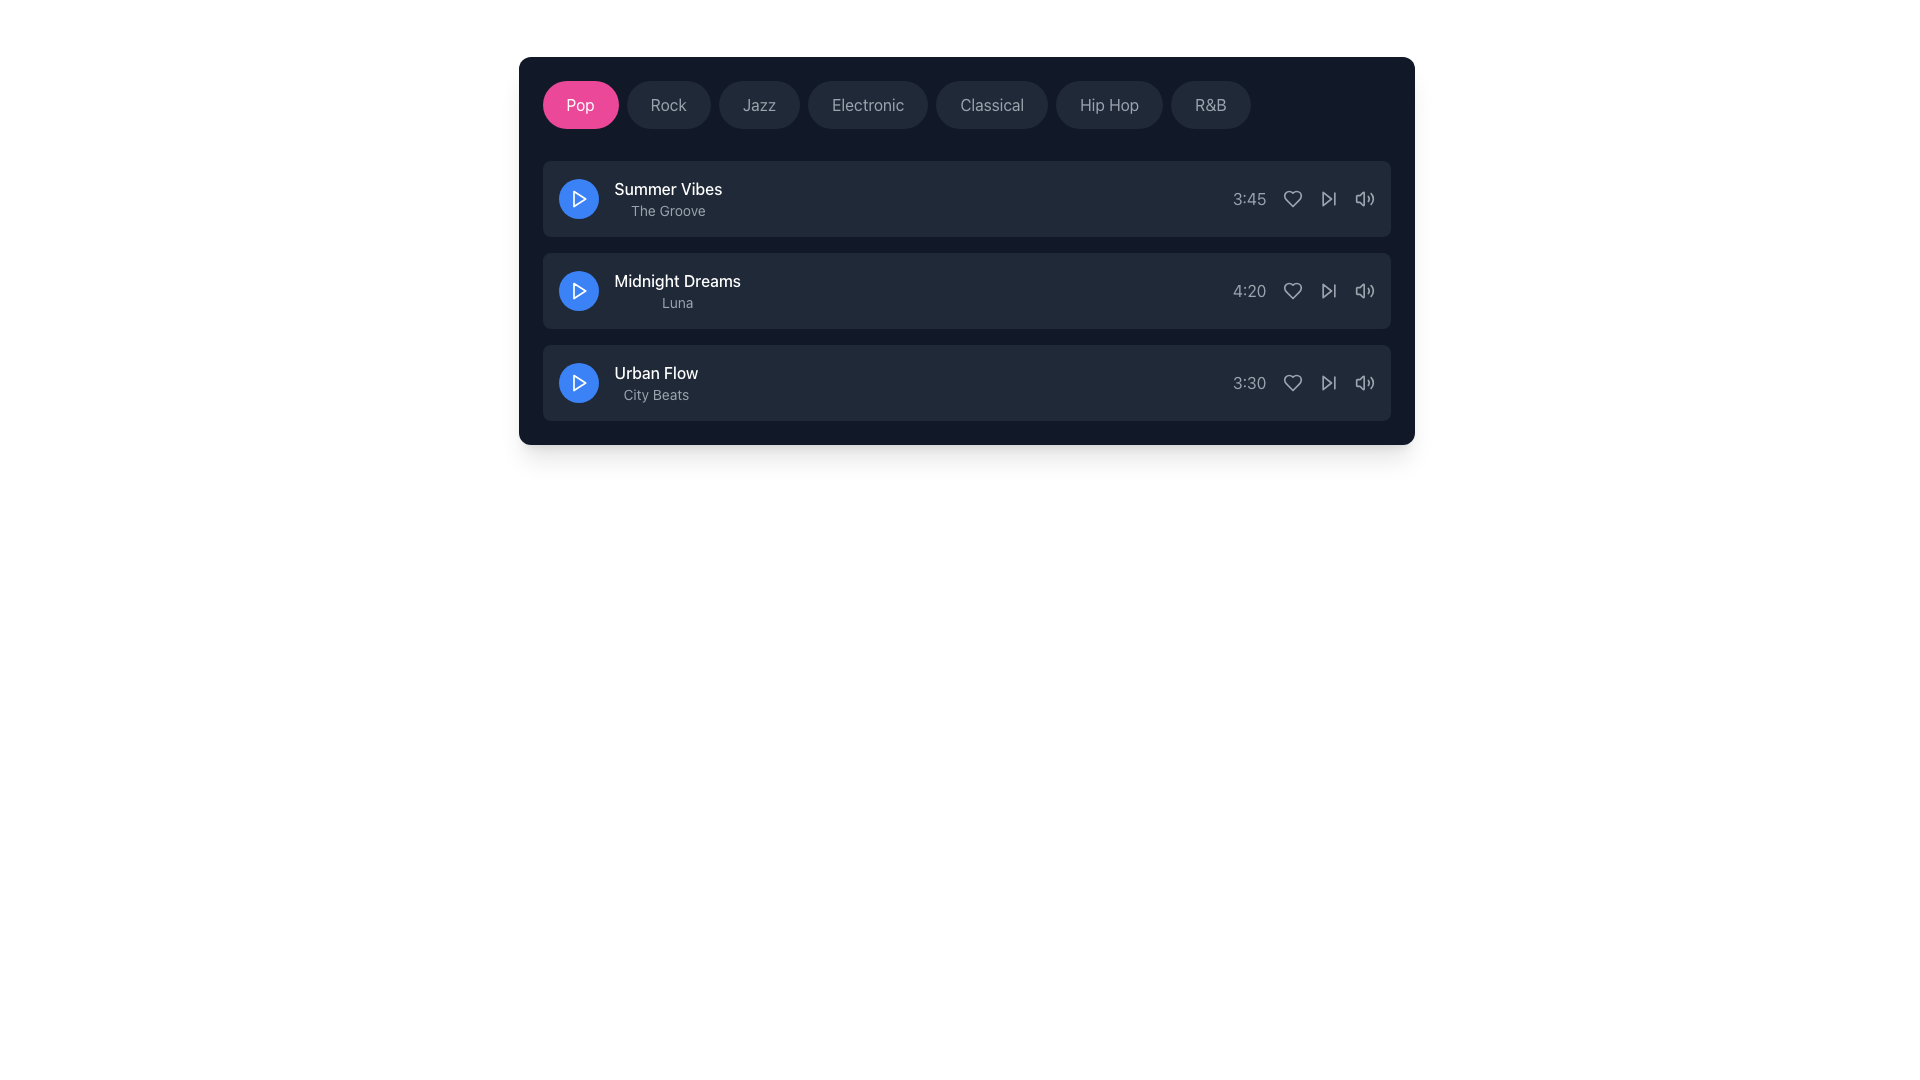  I want to click on the text block containing 'Urban Flow' and 'City Beats', so click(627, 382).